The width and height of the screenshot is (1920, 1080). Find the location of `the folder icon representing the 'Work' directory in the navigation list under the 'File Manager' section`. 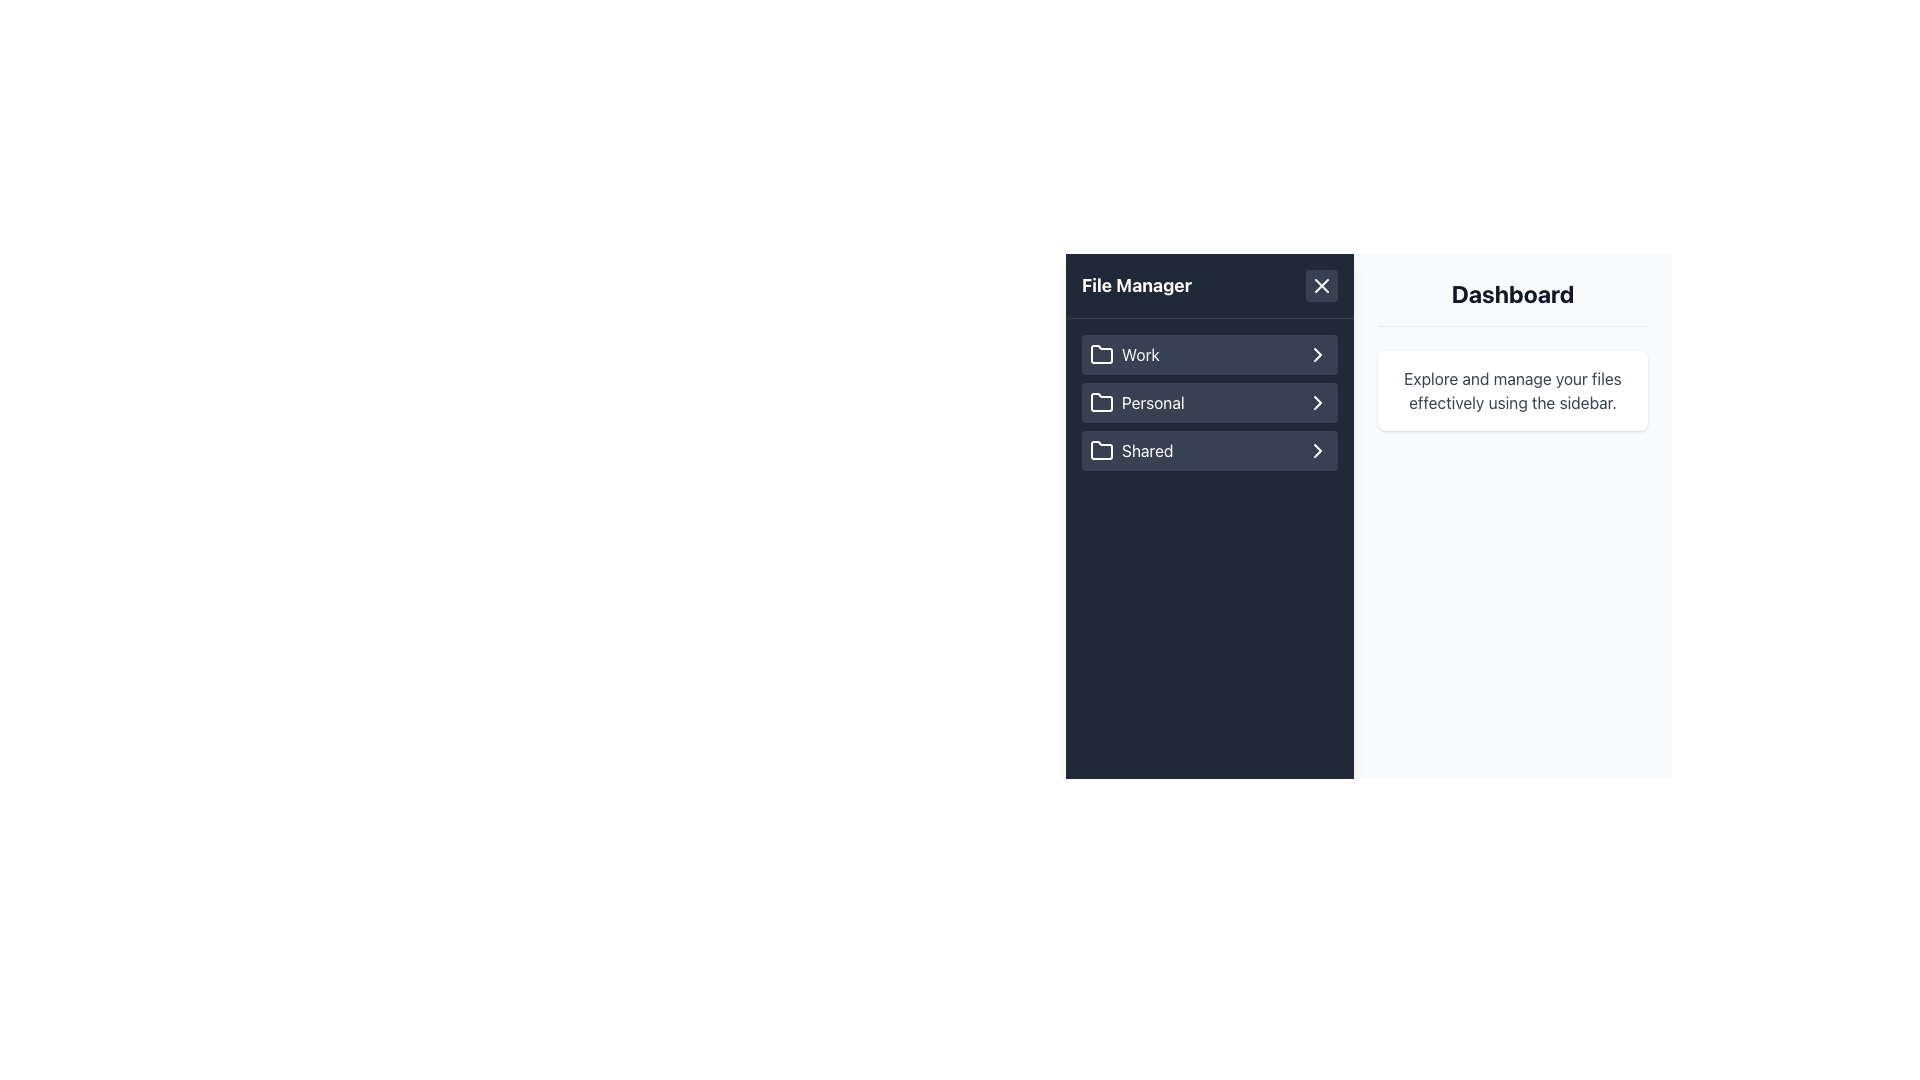

the folder icon representing the 'Work' directory in the navigation list under the 'File Manager' section is located at coordinates (1101, 353).